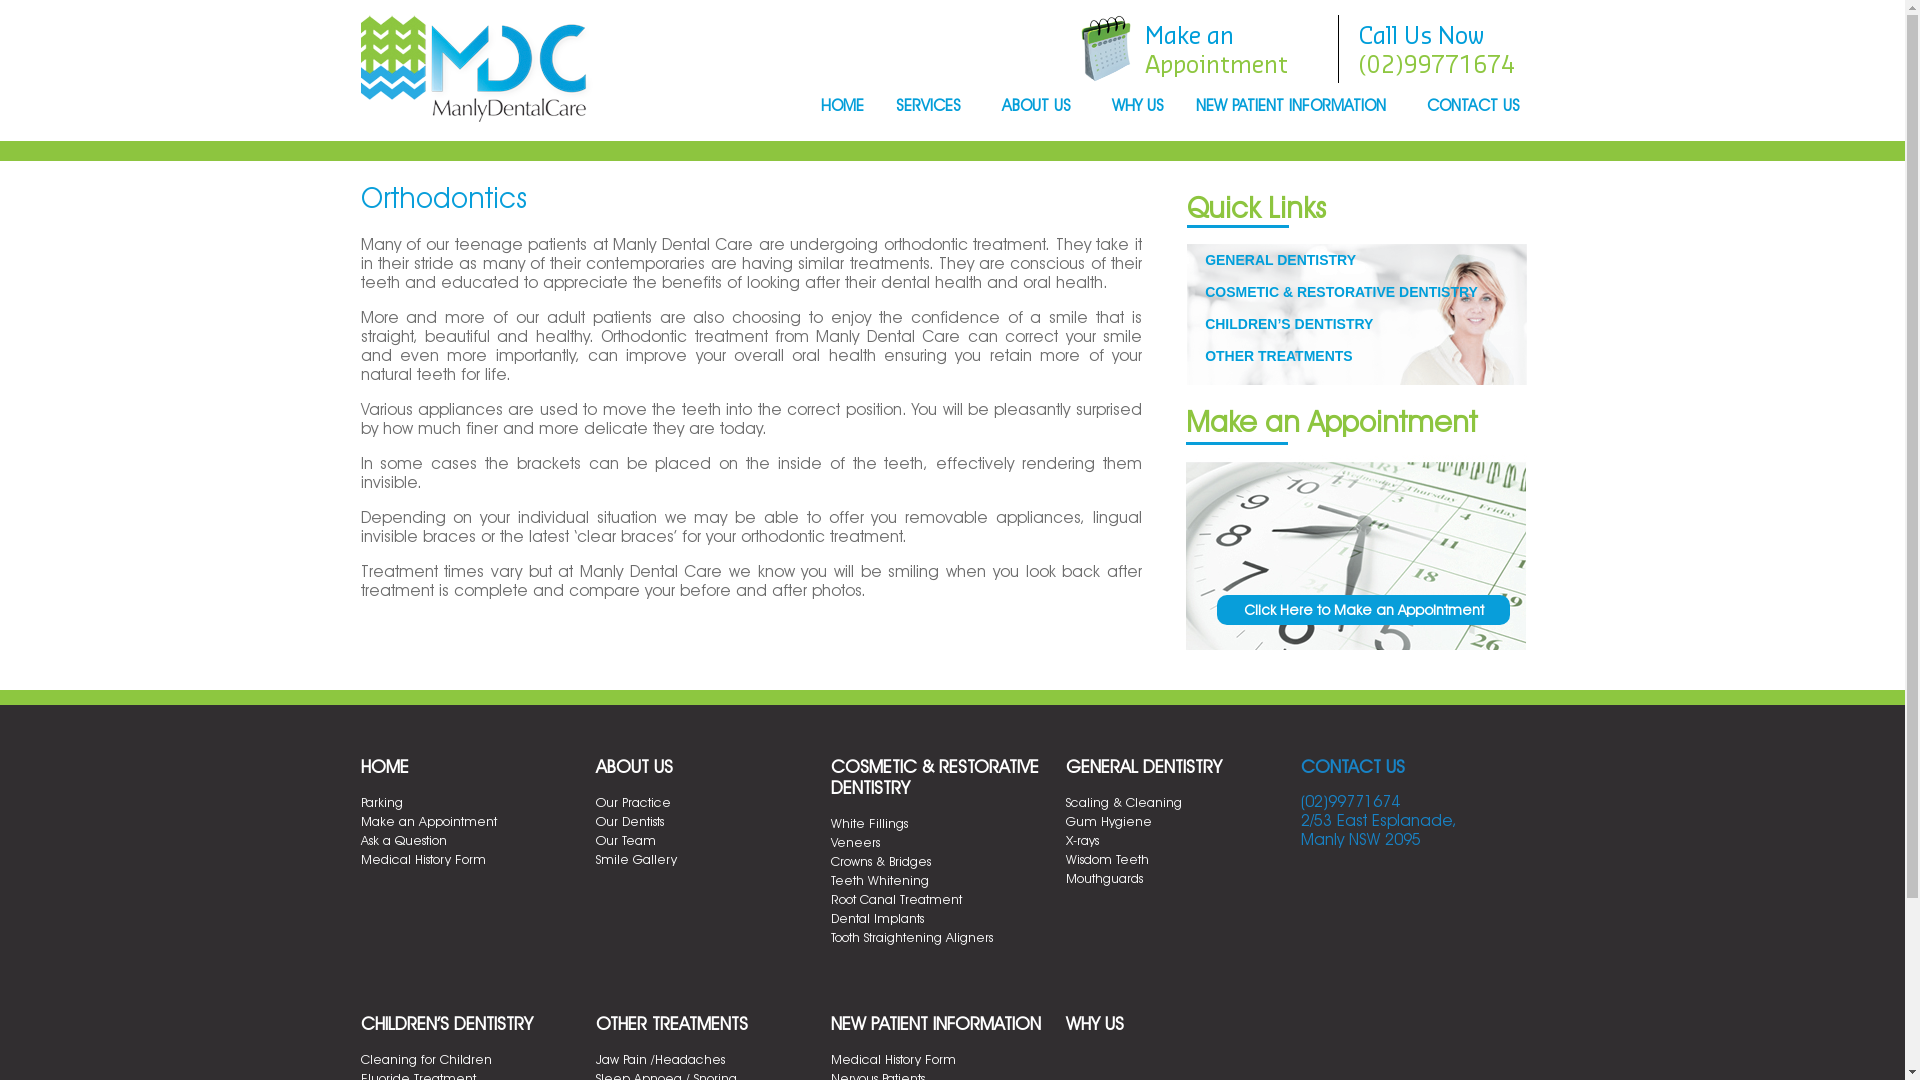 The width and height of the screenshot is (1920, 1080). Describe the element at coordinates (894, 897) in the screenshot. I see `'Root Canal Treatment'` at that location.